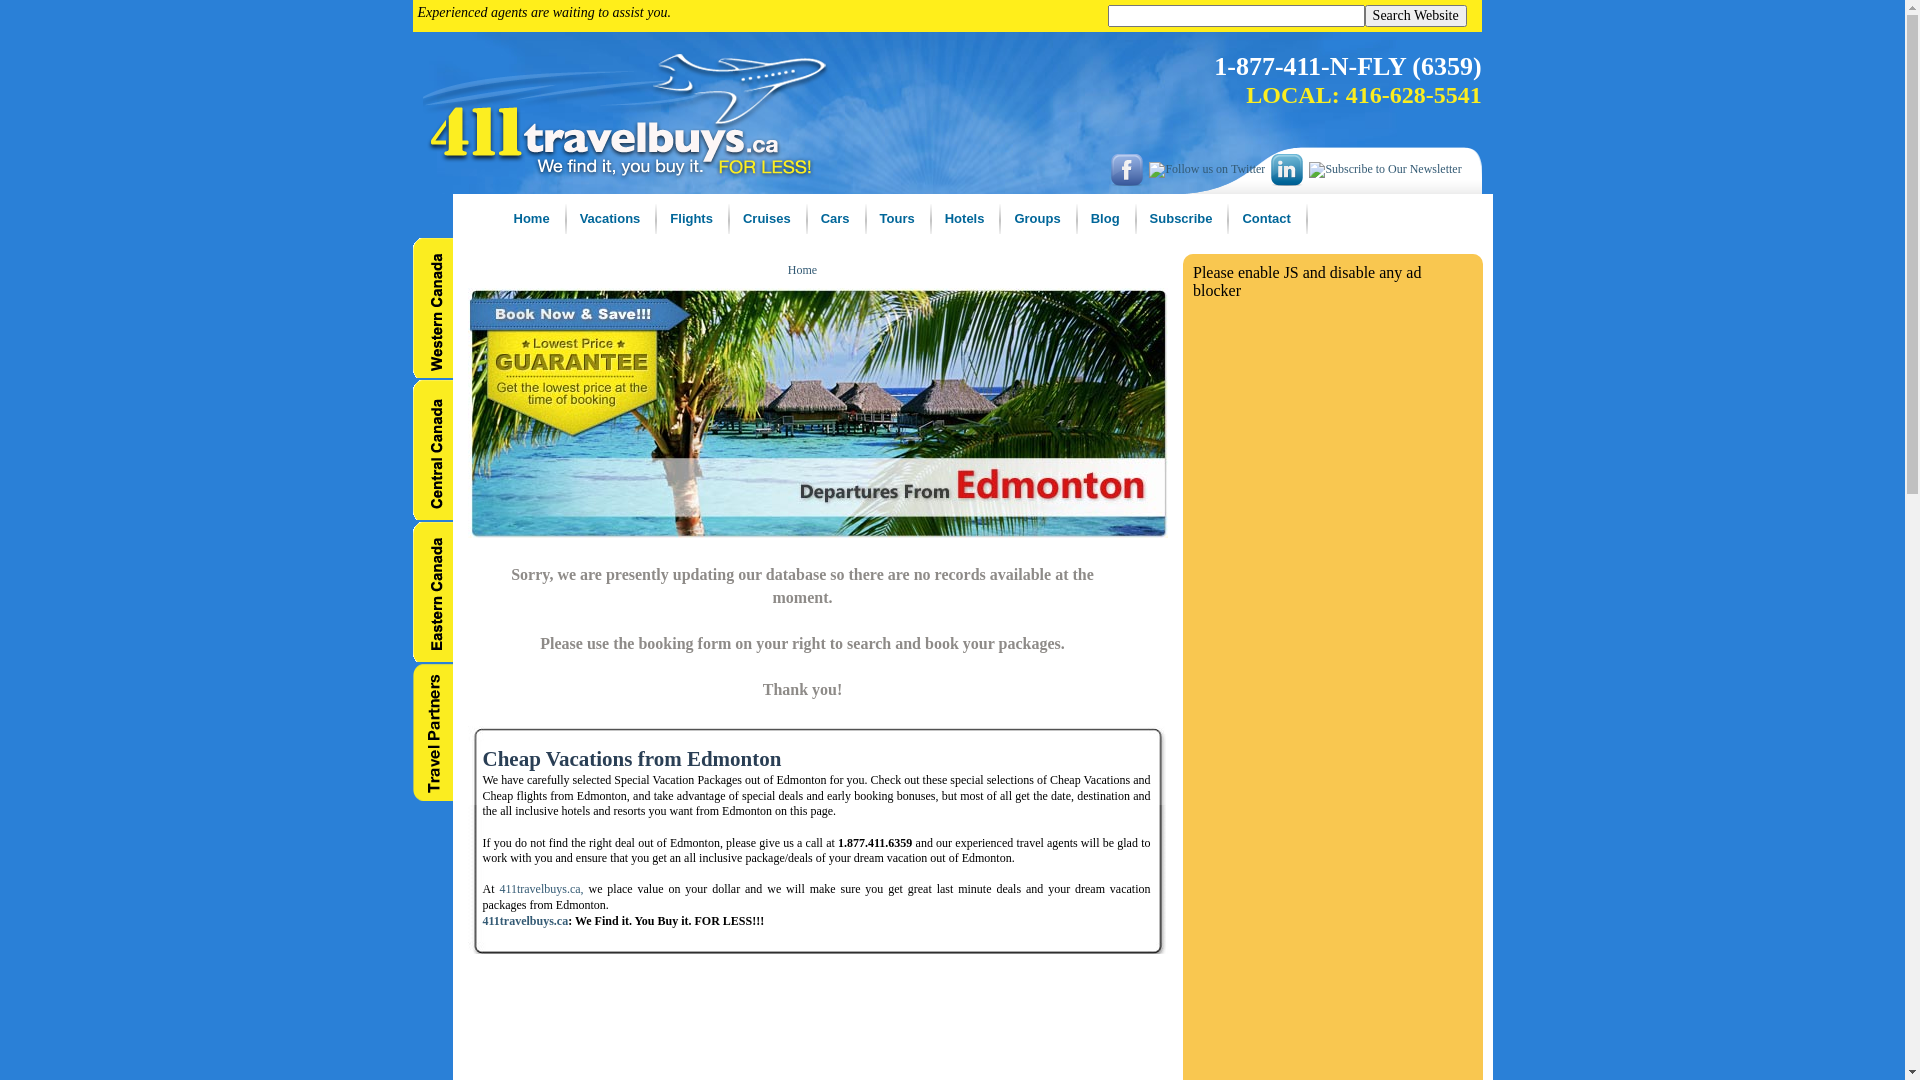 Image resolution: width=1920 pixels, height=1080 pixels. I want to click on 'Contact', so click(1266, 219).